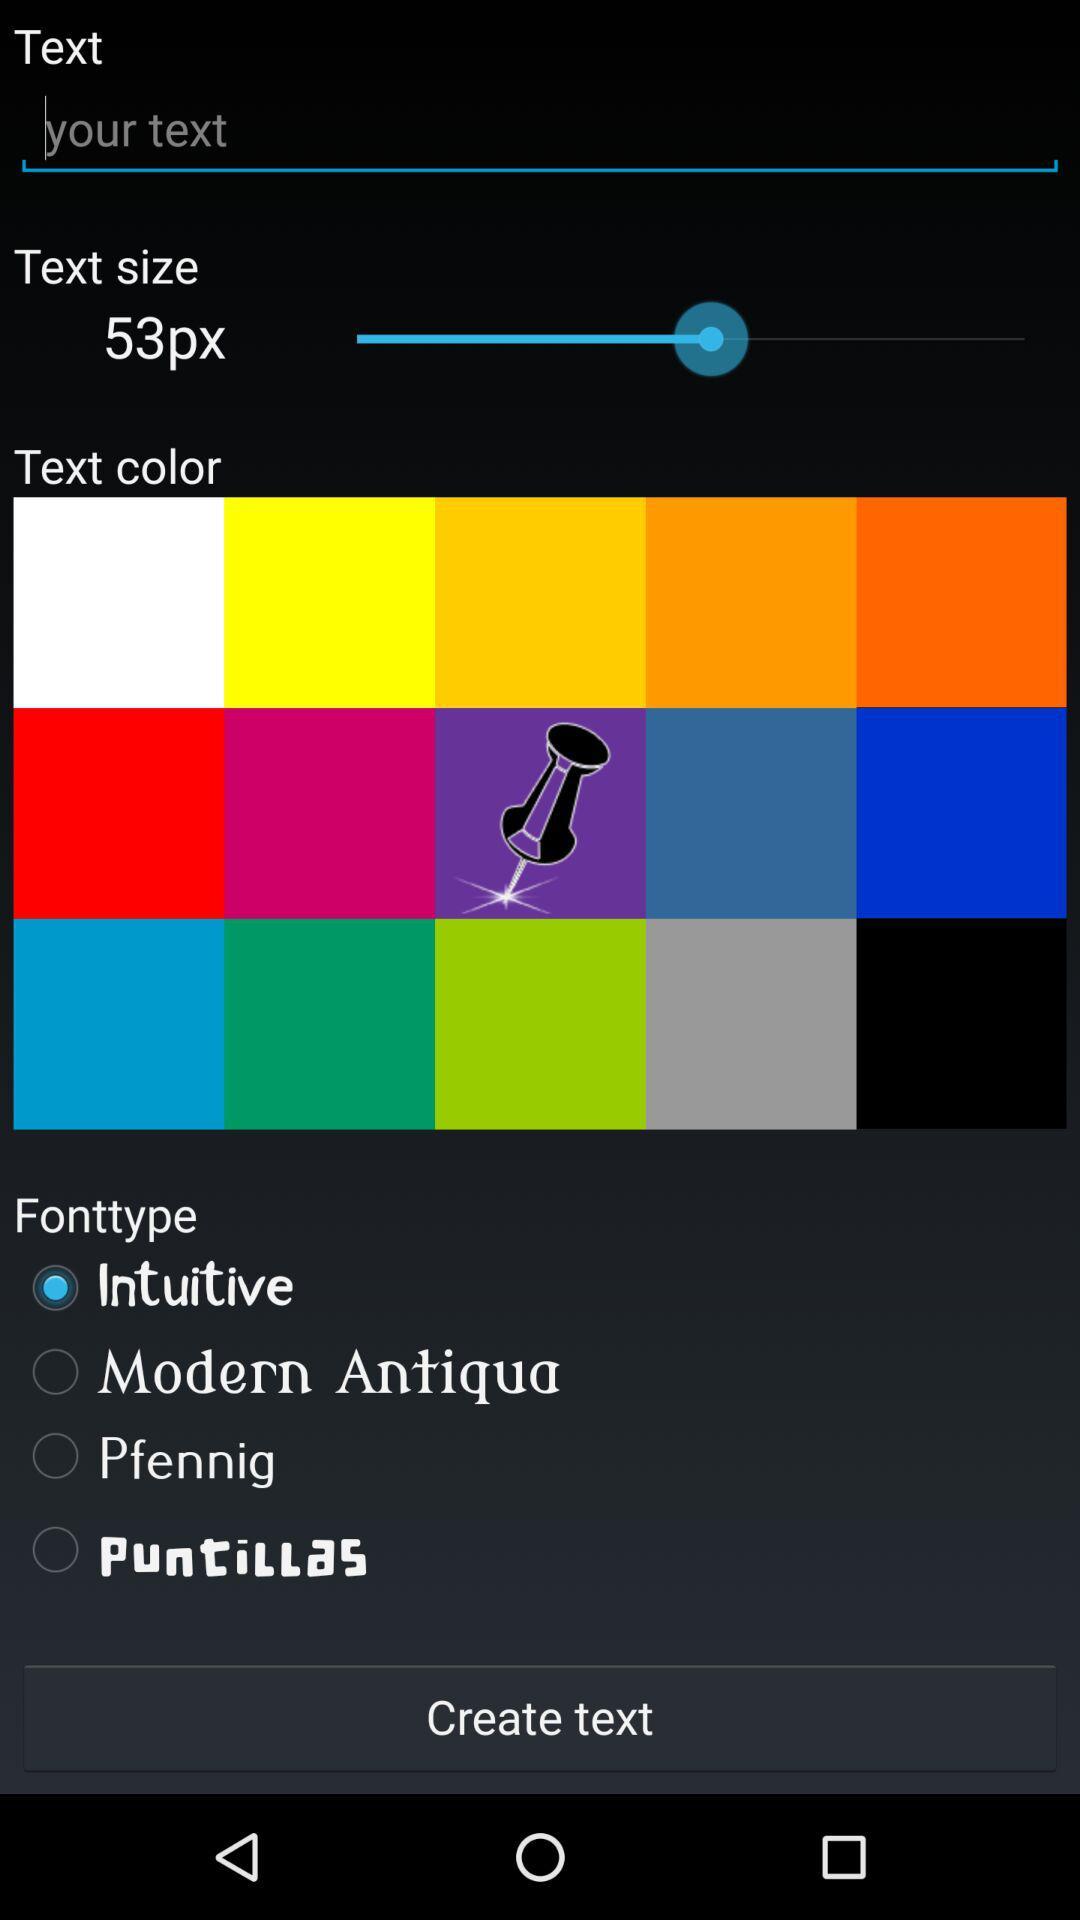 The width and height of the screenshot is (1080, 1920). Describe the element at coordinates (540, 1370) in the screenshot. I see `icon below intuitive item` at that location.